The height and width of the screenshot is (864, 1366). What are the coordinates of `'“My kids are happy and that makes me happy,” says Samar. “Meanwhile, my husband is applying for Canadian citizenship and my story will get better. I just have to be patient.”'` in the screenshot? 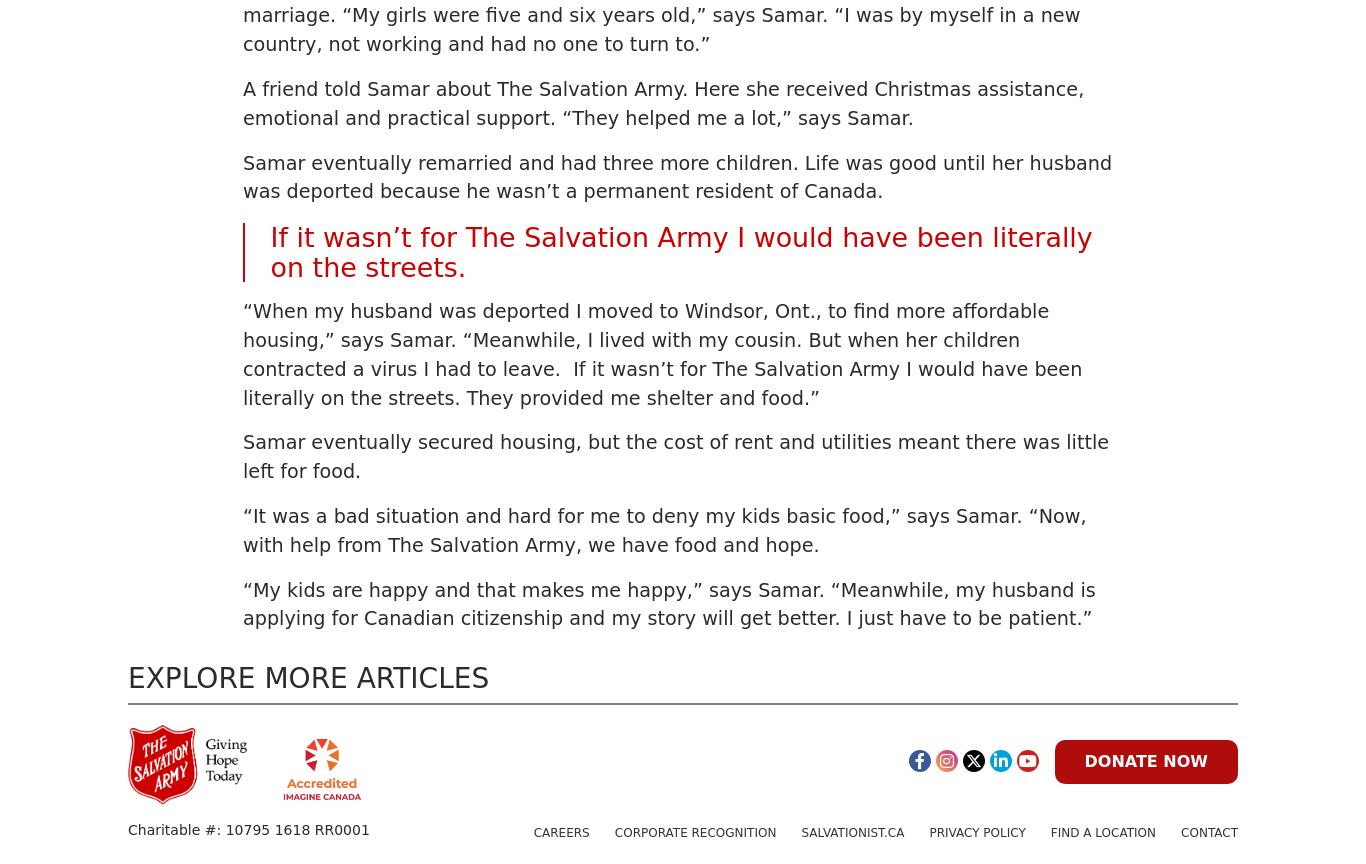 It's located at (668, 603).